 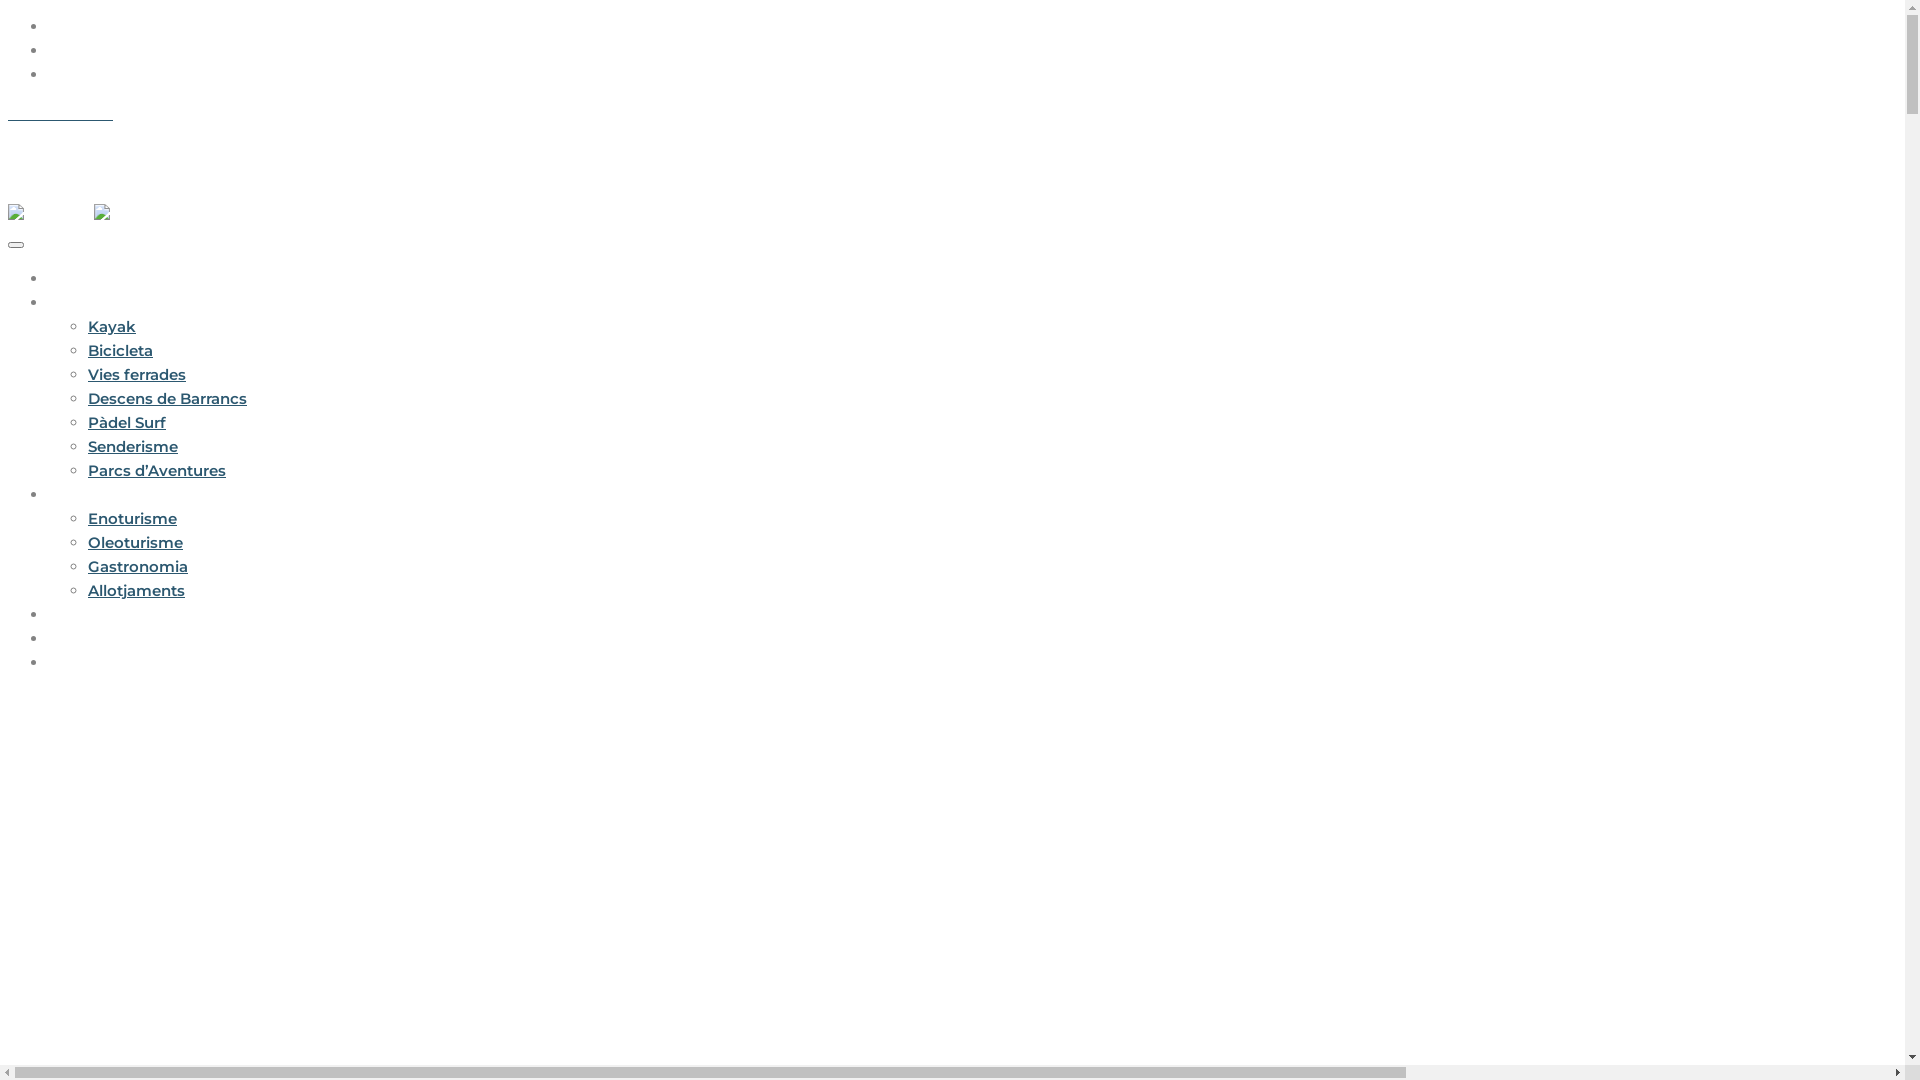 What do you see at coordinates (82, 302) in the screenshot?
I see `'Activitats'` at bounding box center [82, 302].